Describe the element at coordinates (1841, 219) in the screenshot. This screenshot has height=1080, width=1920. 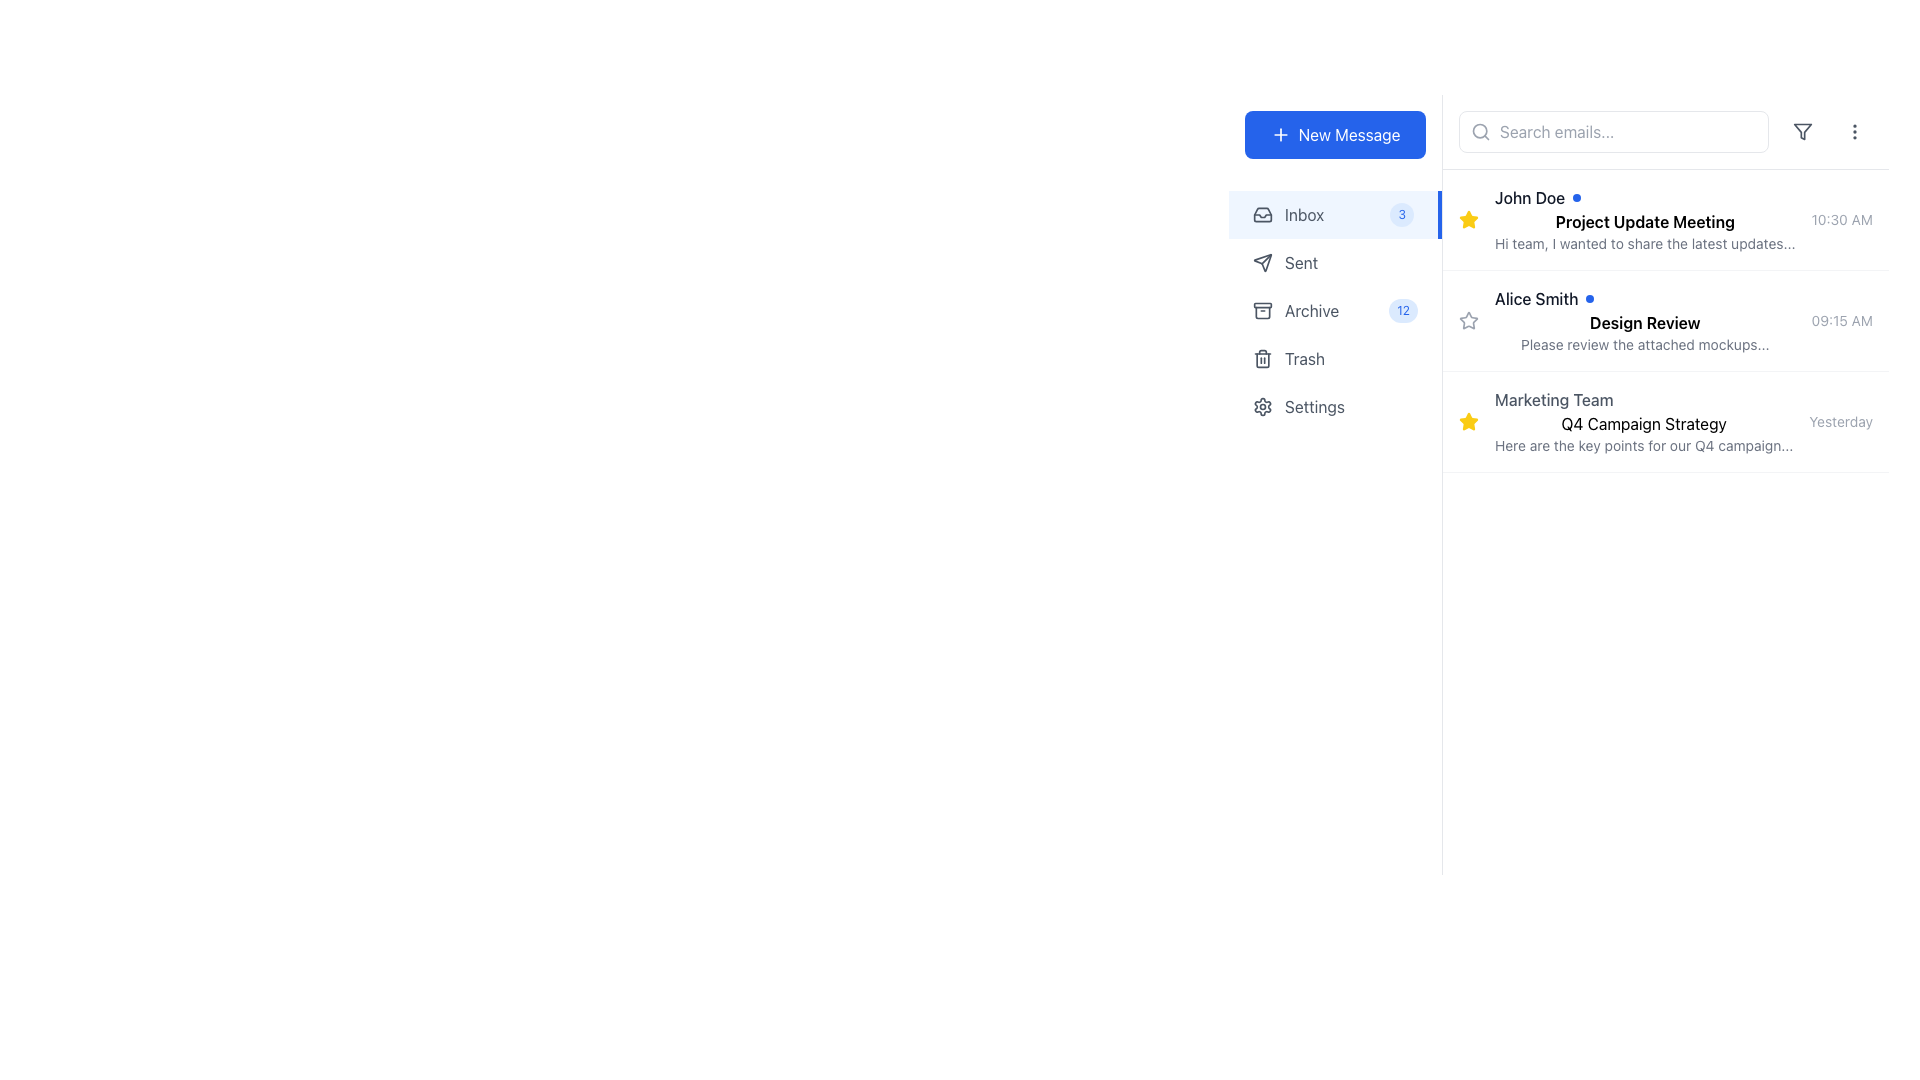
I see `the text label displaying the time associated with the email message, located at the top-right corner of the email item, next to the title and sender information` at that location.